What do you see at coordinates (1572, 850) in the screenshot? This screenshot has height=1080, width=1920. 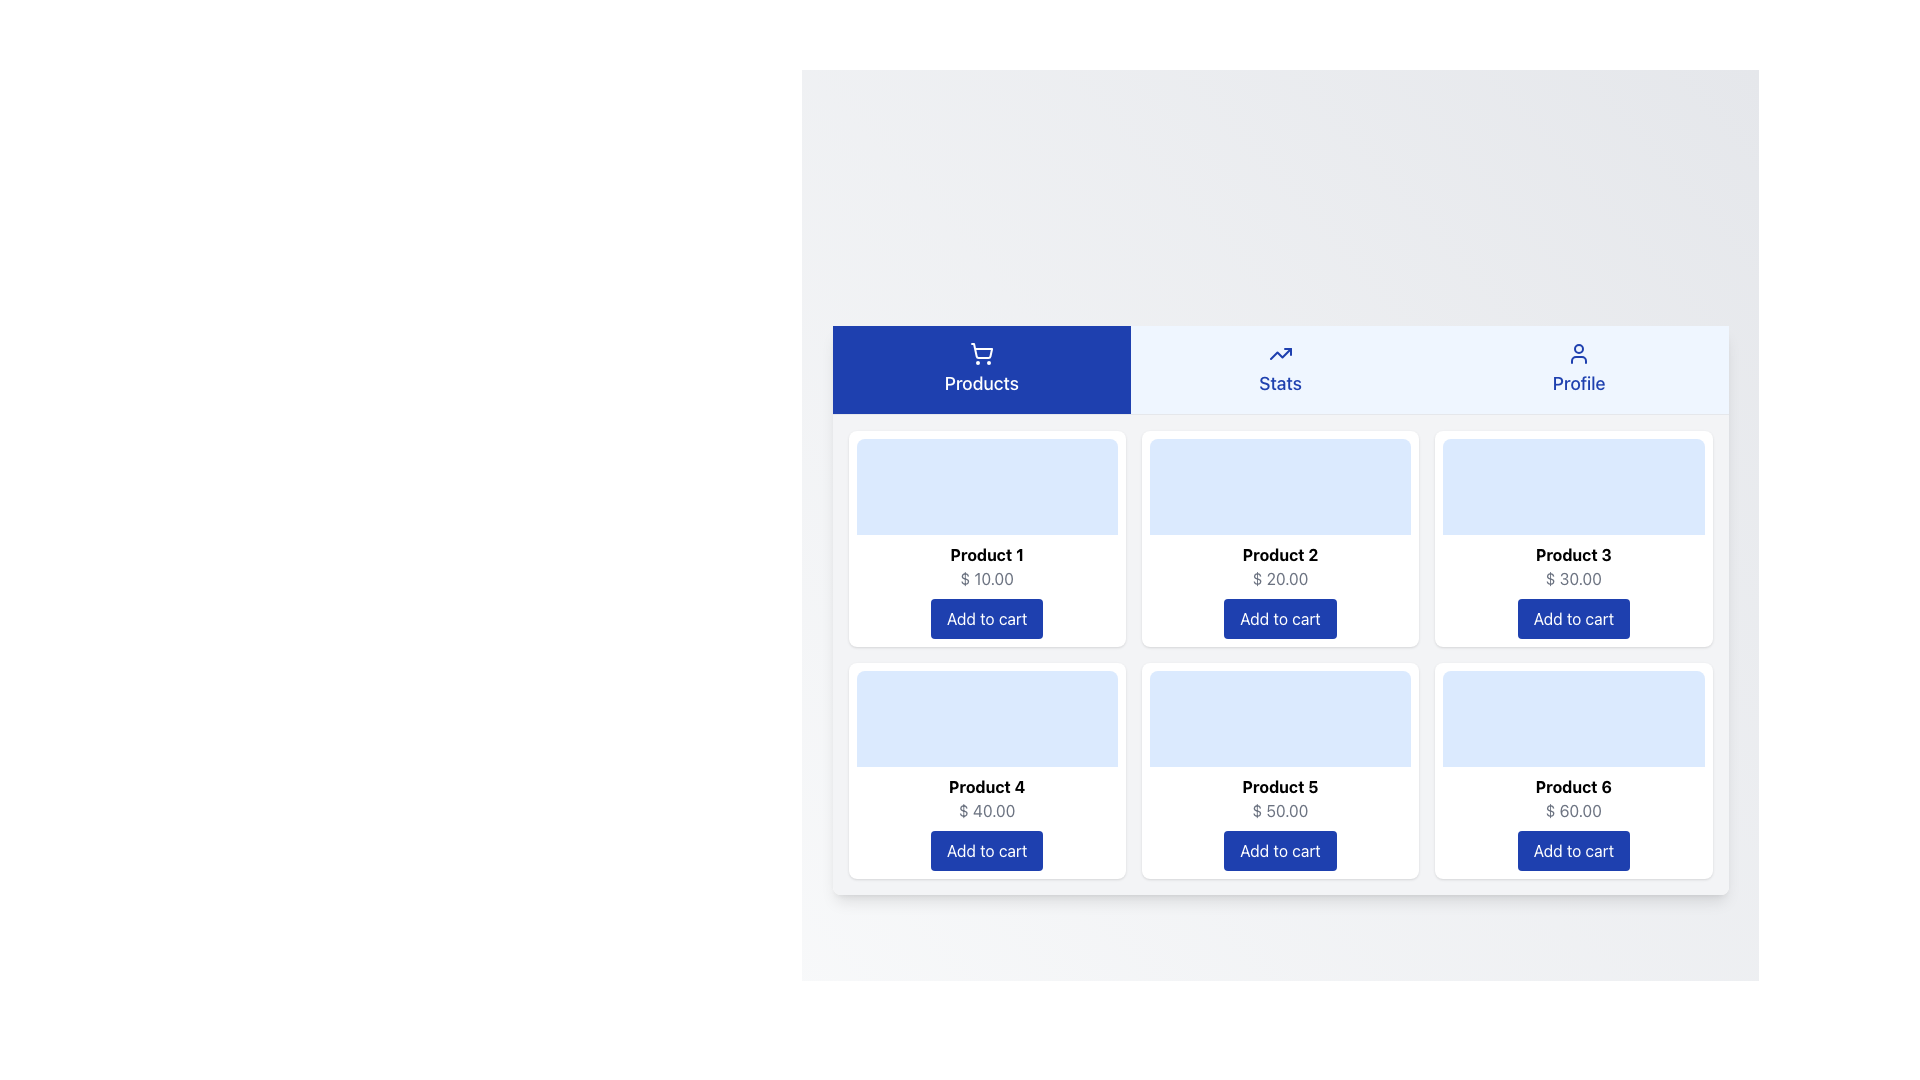 I see `the 'Add to cart' button, which has a blue background and white bold text, located at the bottom-right of the 'Product 6' card for focus or tooltip effects` at bounding box center [1572, 850].